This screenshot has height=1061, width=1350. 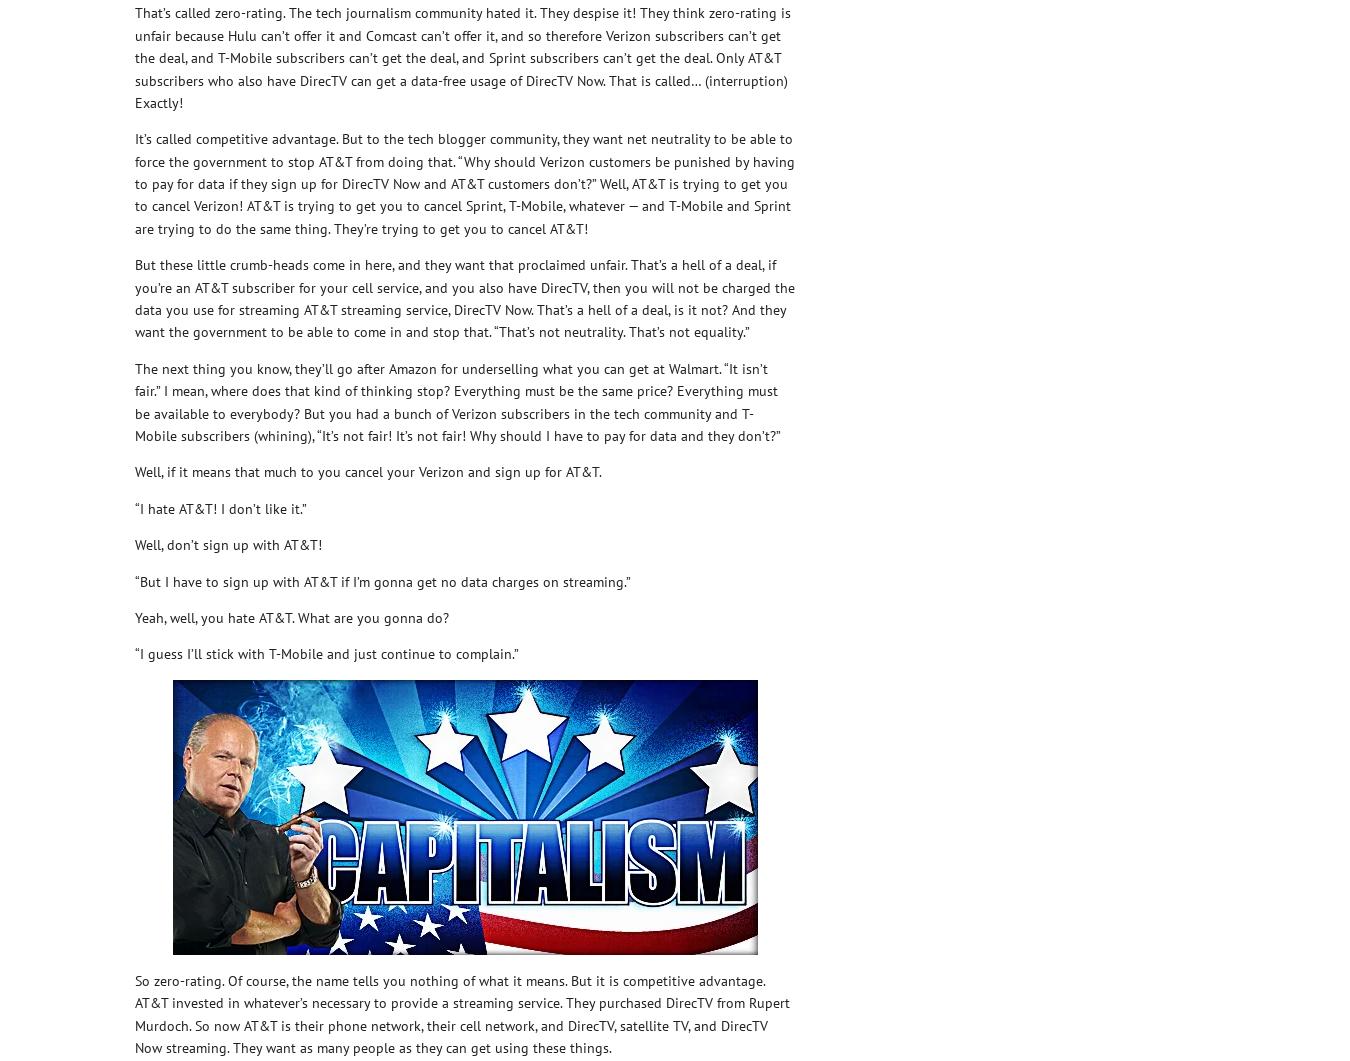 What do you see at coordinates (291, 615) in the screenshot?
I see `'Yeah, well, you hate AT&T. What are you gonna do?'` at bounding box center [291, 615].